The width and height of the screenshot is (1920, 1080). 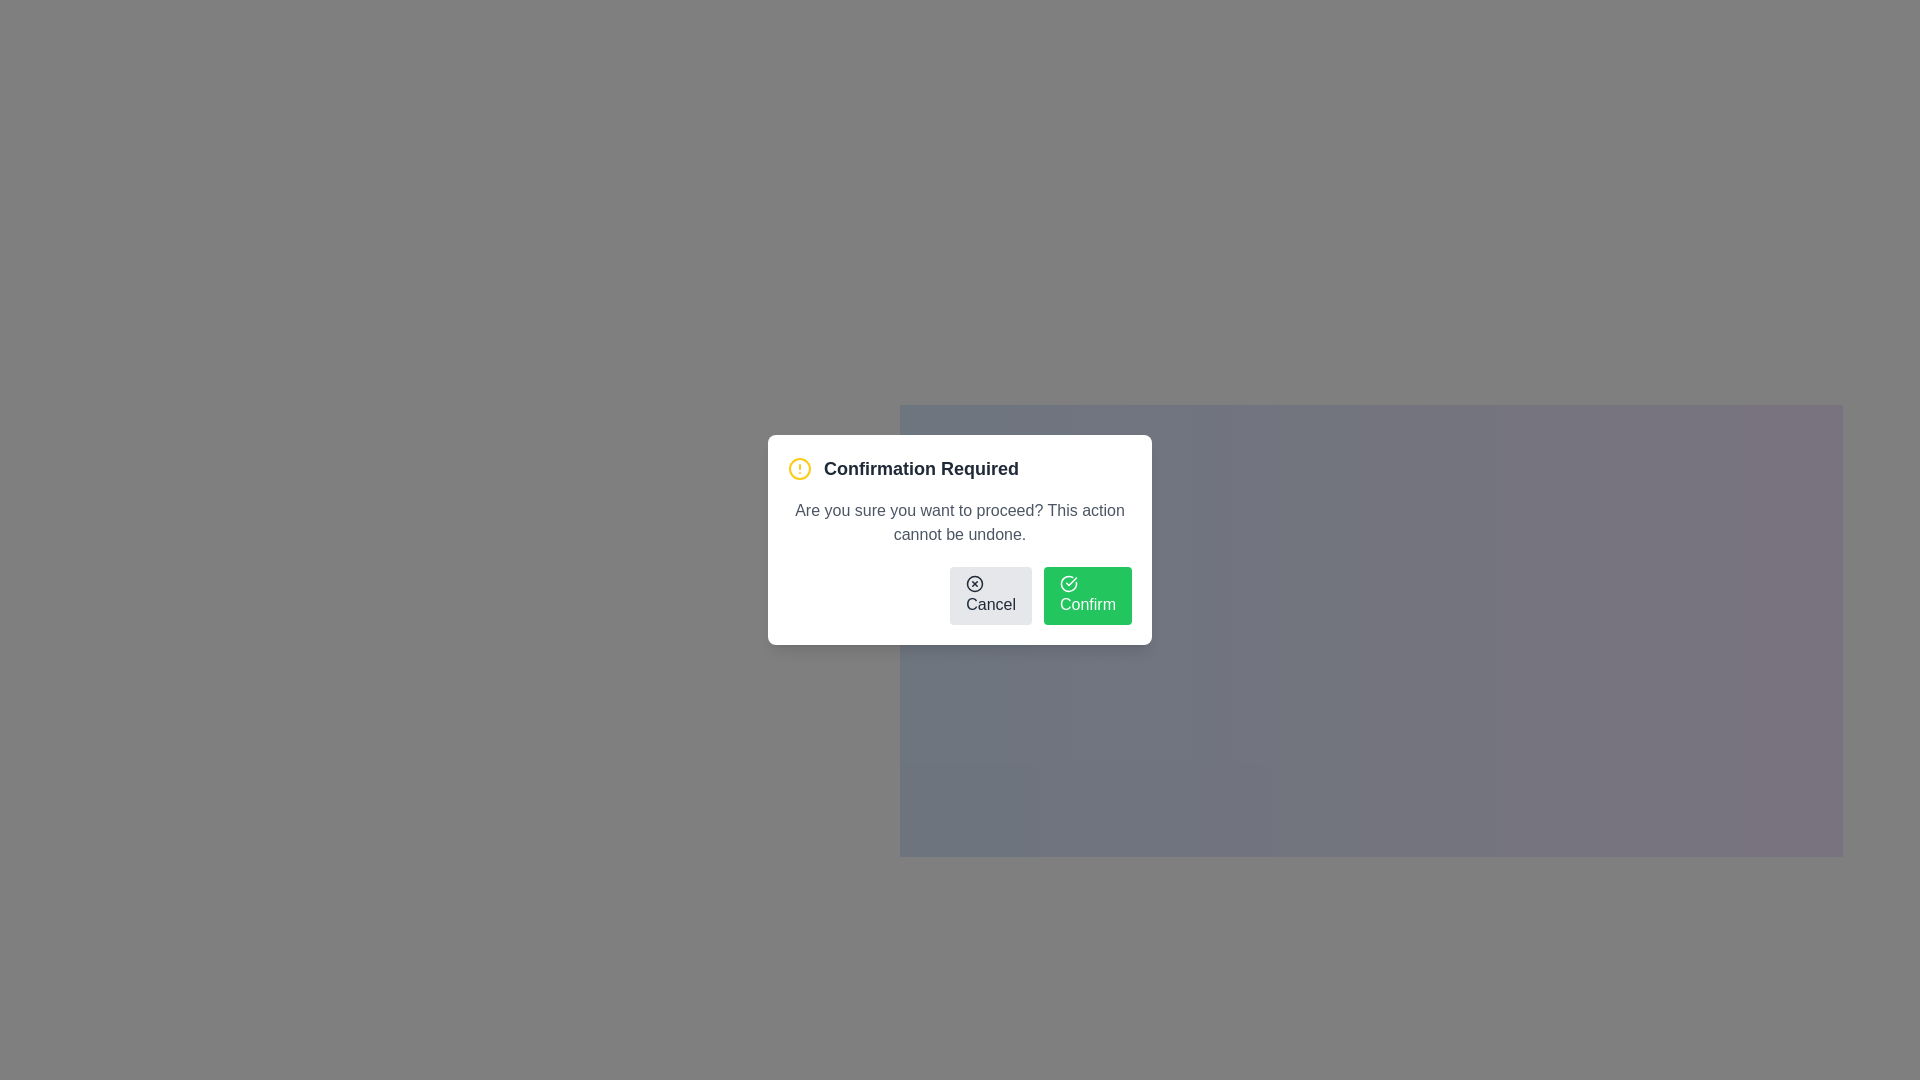 What do you see at coordinates (800, 469) in the screenshot?
I see `the meaning of the alert icon with a yellow border located to the left of the 'Confirmation Required' text in the top-left part of the confirmation dialog box` at bounding box center [800, 469].